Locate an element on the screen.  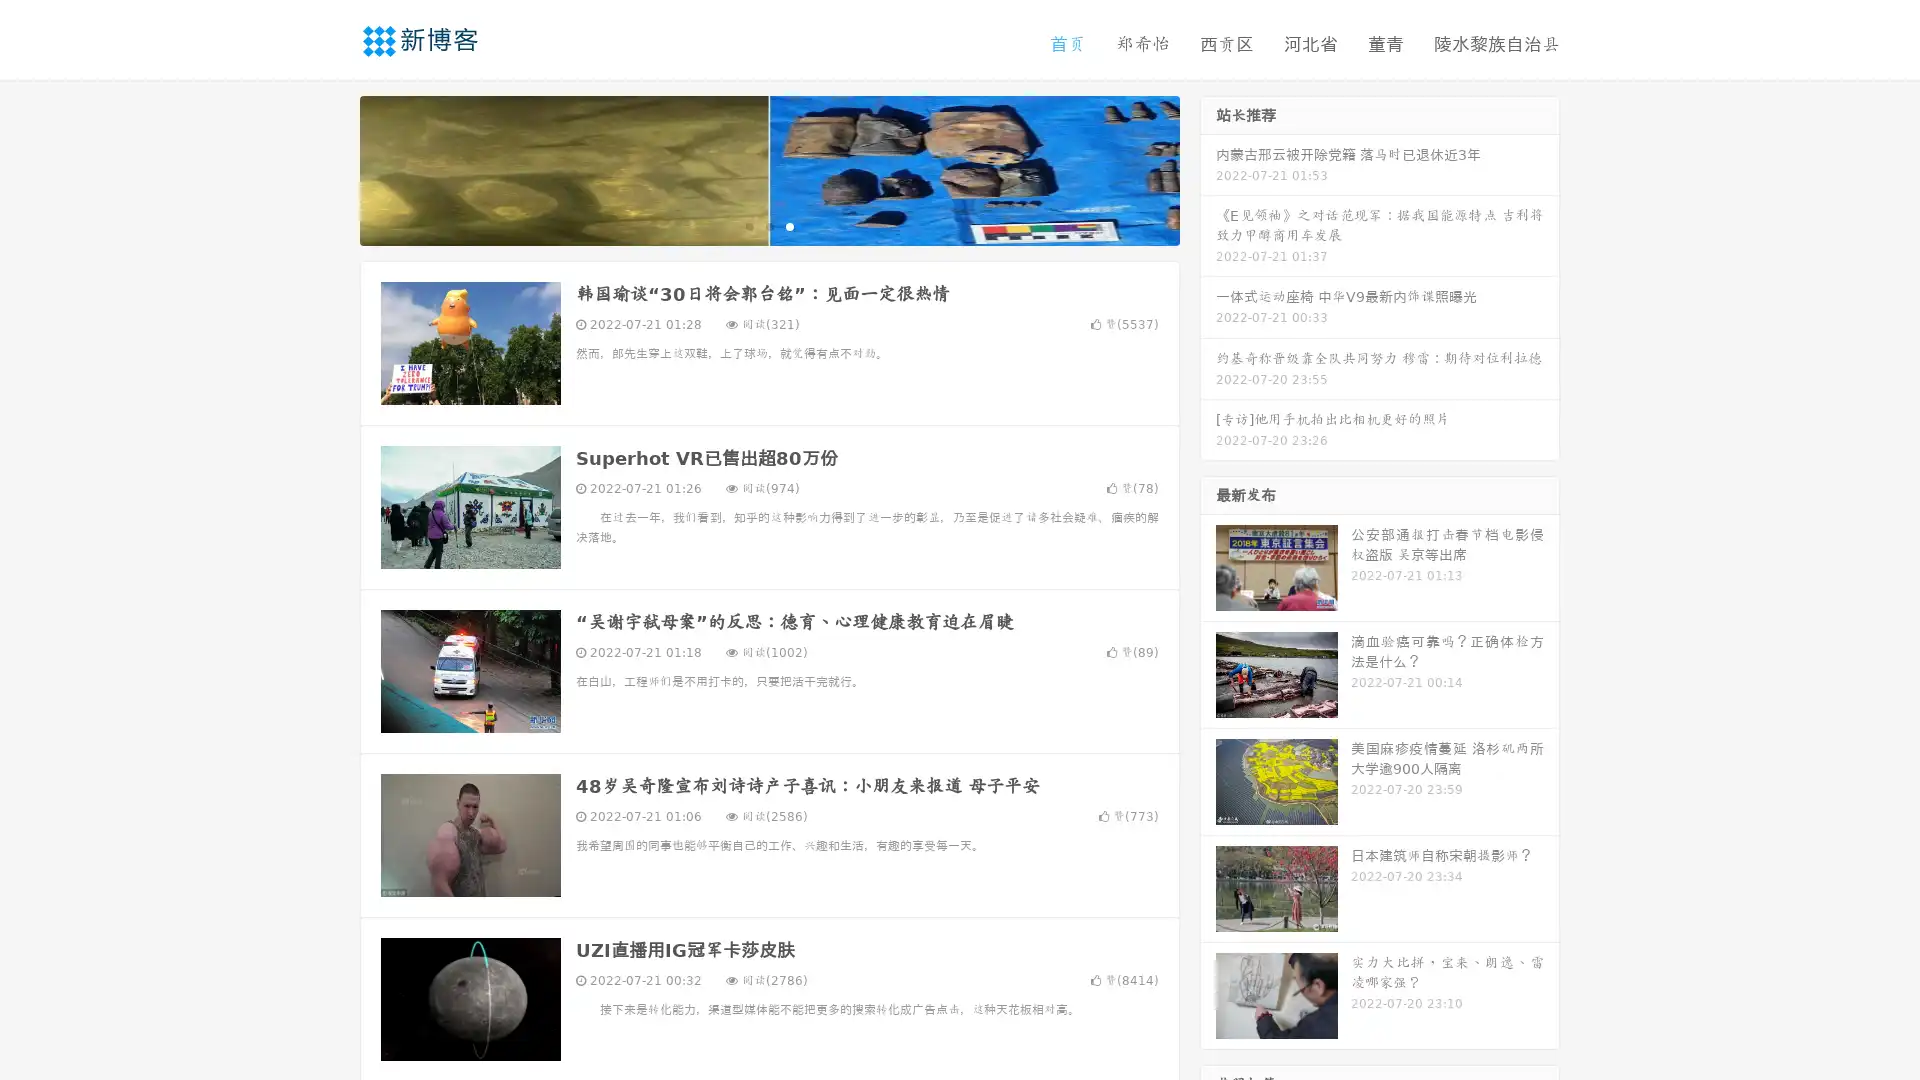
Go to slide 1 is located at coordinates (748, 225).